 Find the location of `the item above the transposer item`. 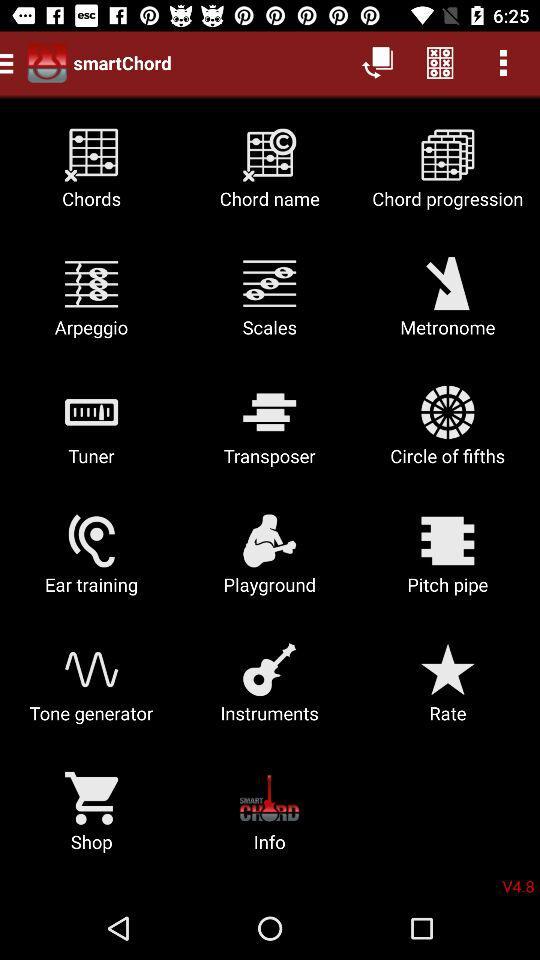

the item above the transposer item is located at coordinates (447, 304).